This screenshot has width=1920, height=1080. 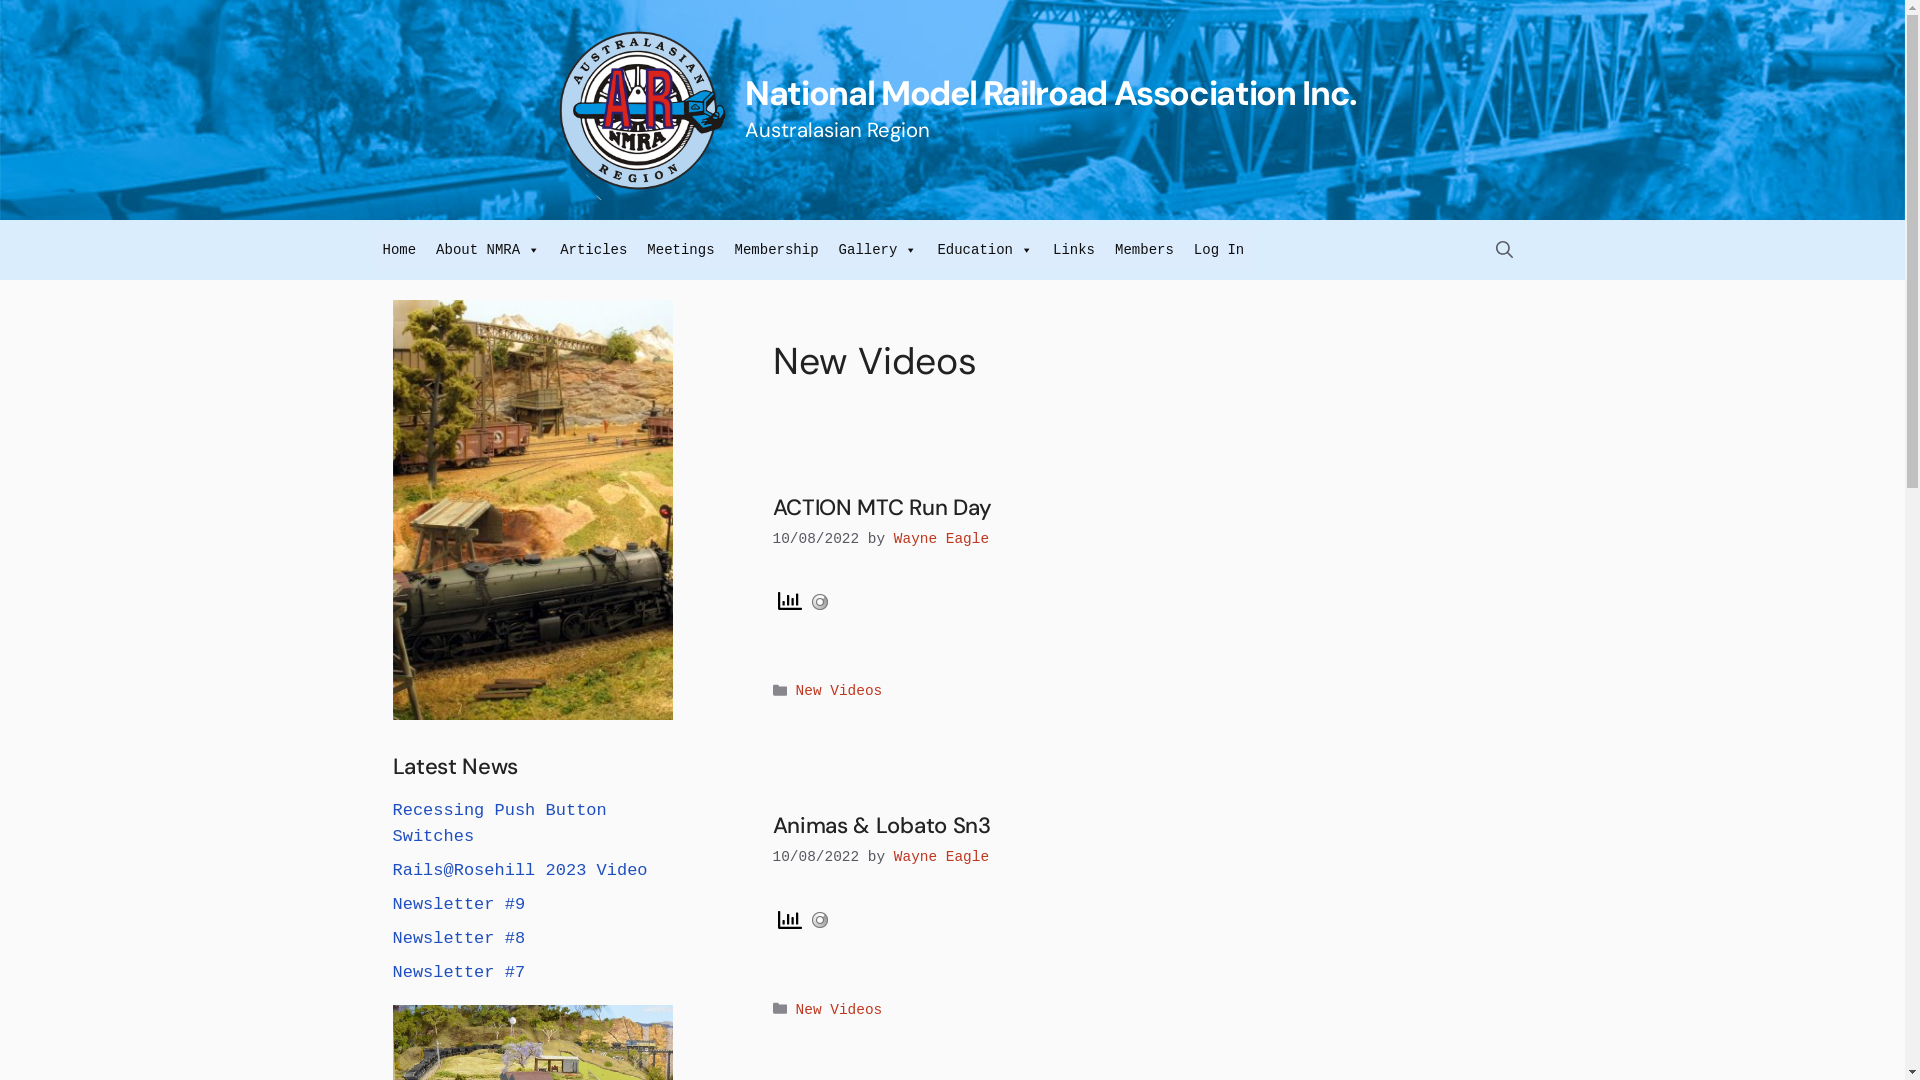 What do you see at coordinates (881, 506) in the screenshot?
I see `'ACTION MTC Run Day'` at bounding box center [881, 506].